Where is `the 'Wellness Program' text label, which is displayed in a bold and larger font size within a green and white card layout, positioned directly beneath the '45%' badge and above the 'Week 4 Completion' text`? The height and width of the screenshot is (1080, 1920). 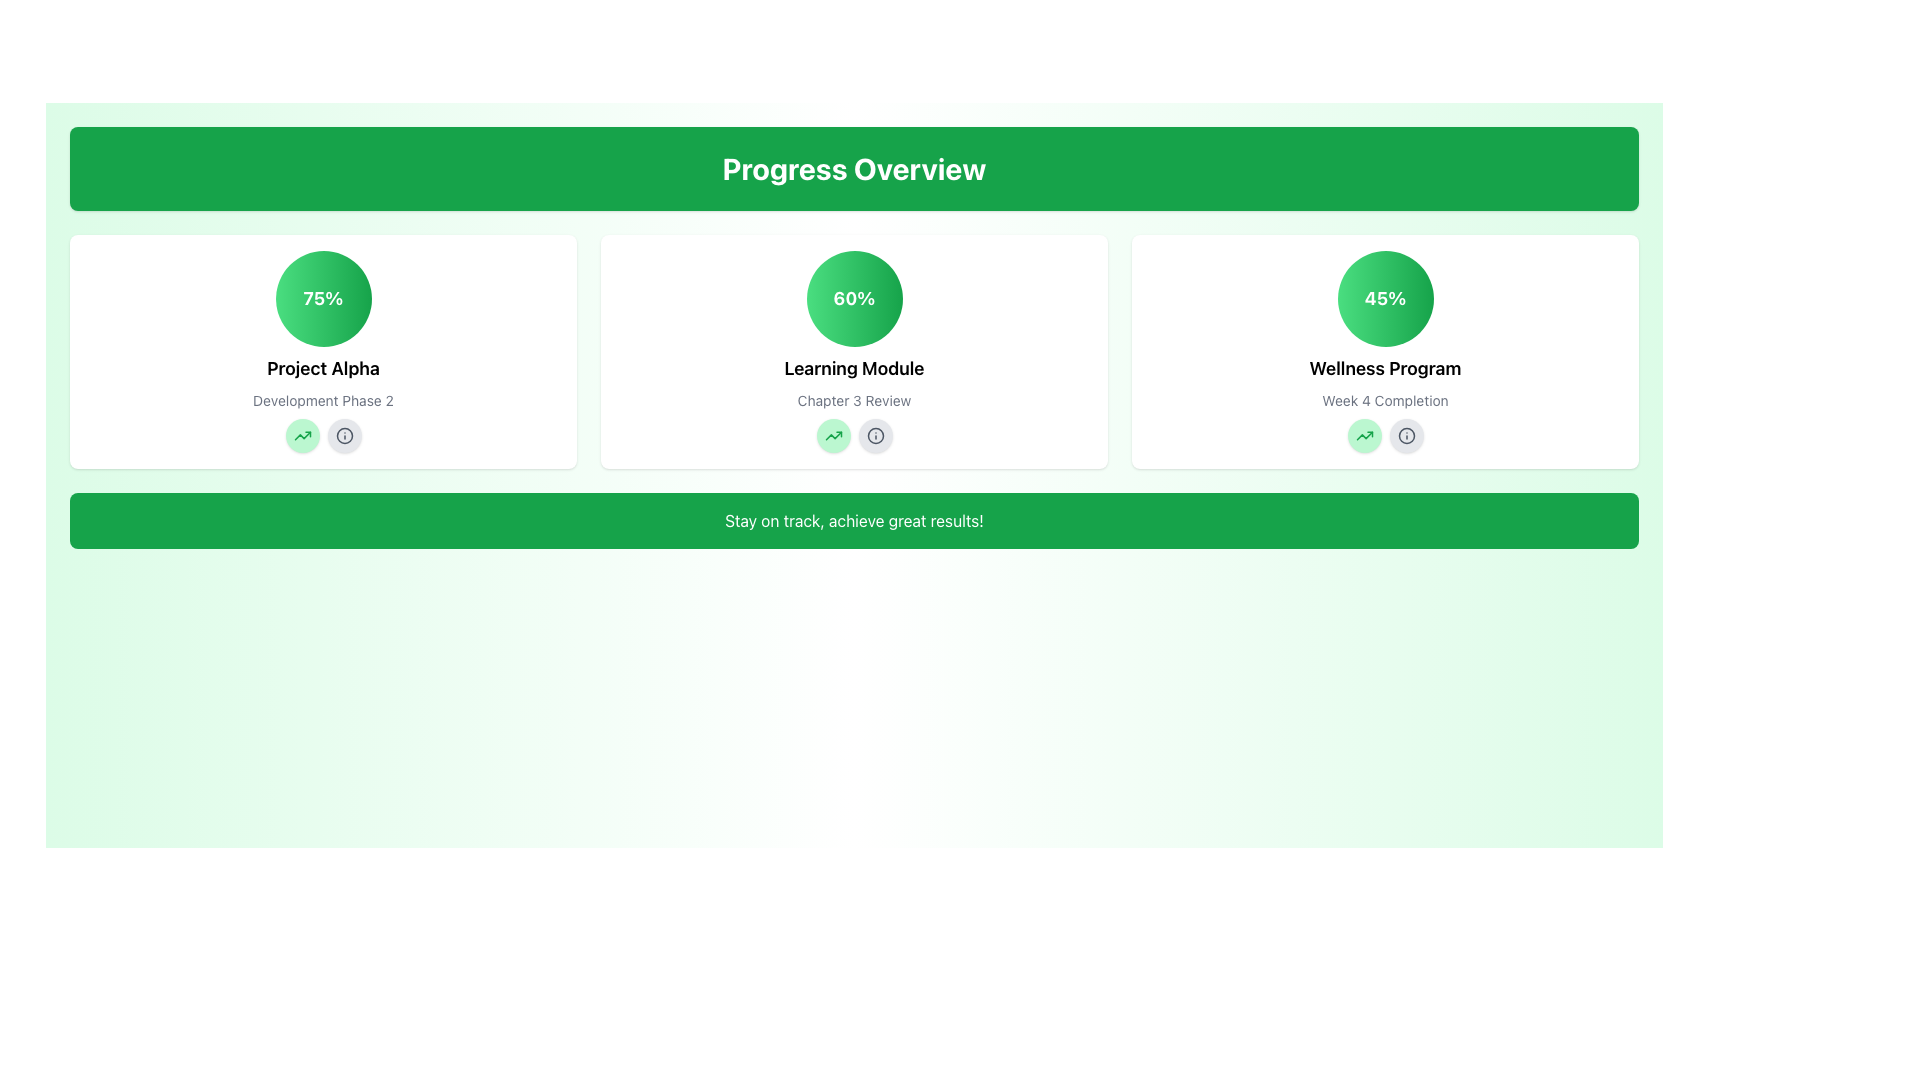
the 'Wellness Program' text label, which is displayed in a bold and larger font size within a green and white card layout, positioned directly beneath the '45%' badge and above the 'Week 4 Completion' text is located at coordinates (1384, 369).